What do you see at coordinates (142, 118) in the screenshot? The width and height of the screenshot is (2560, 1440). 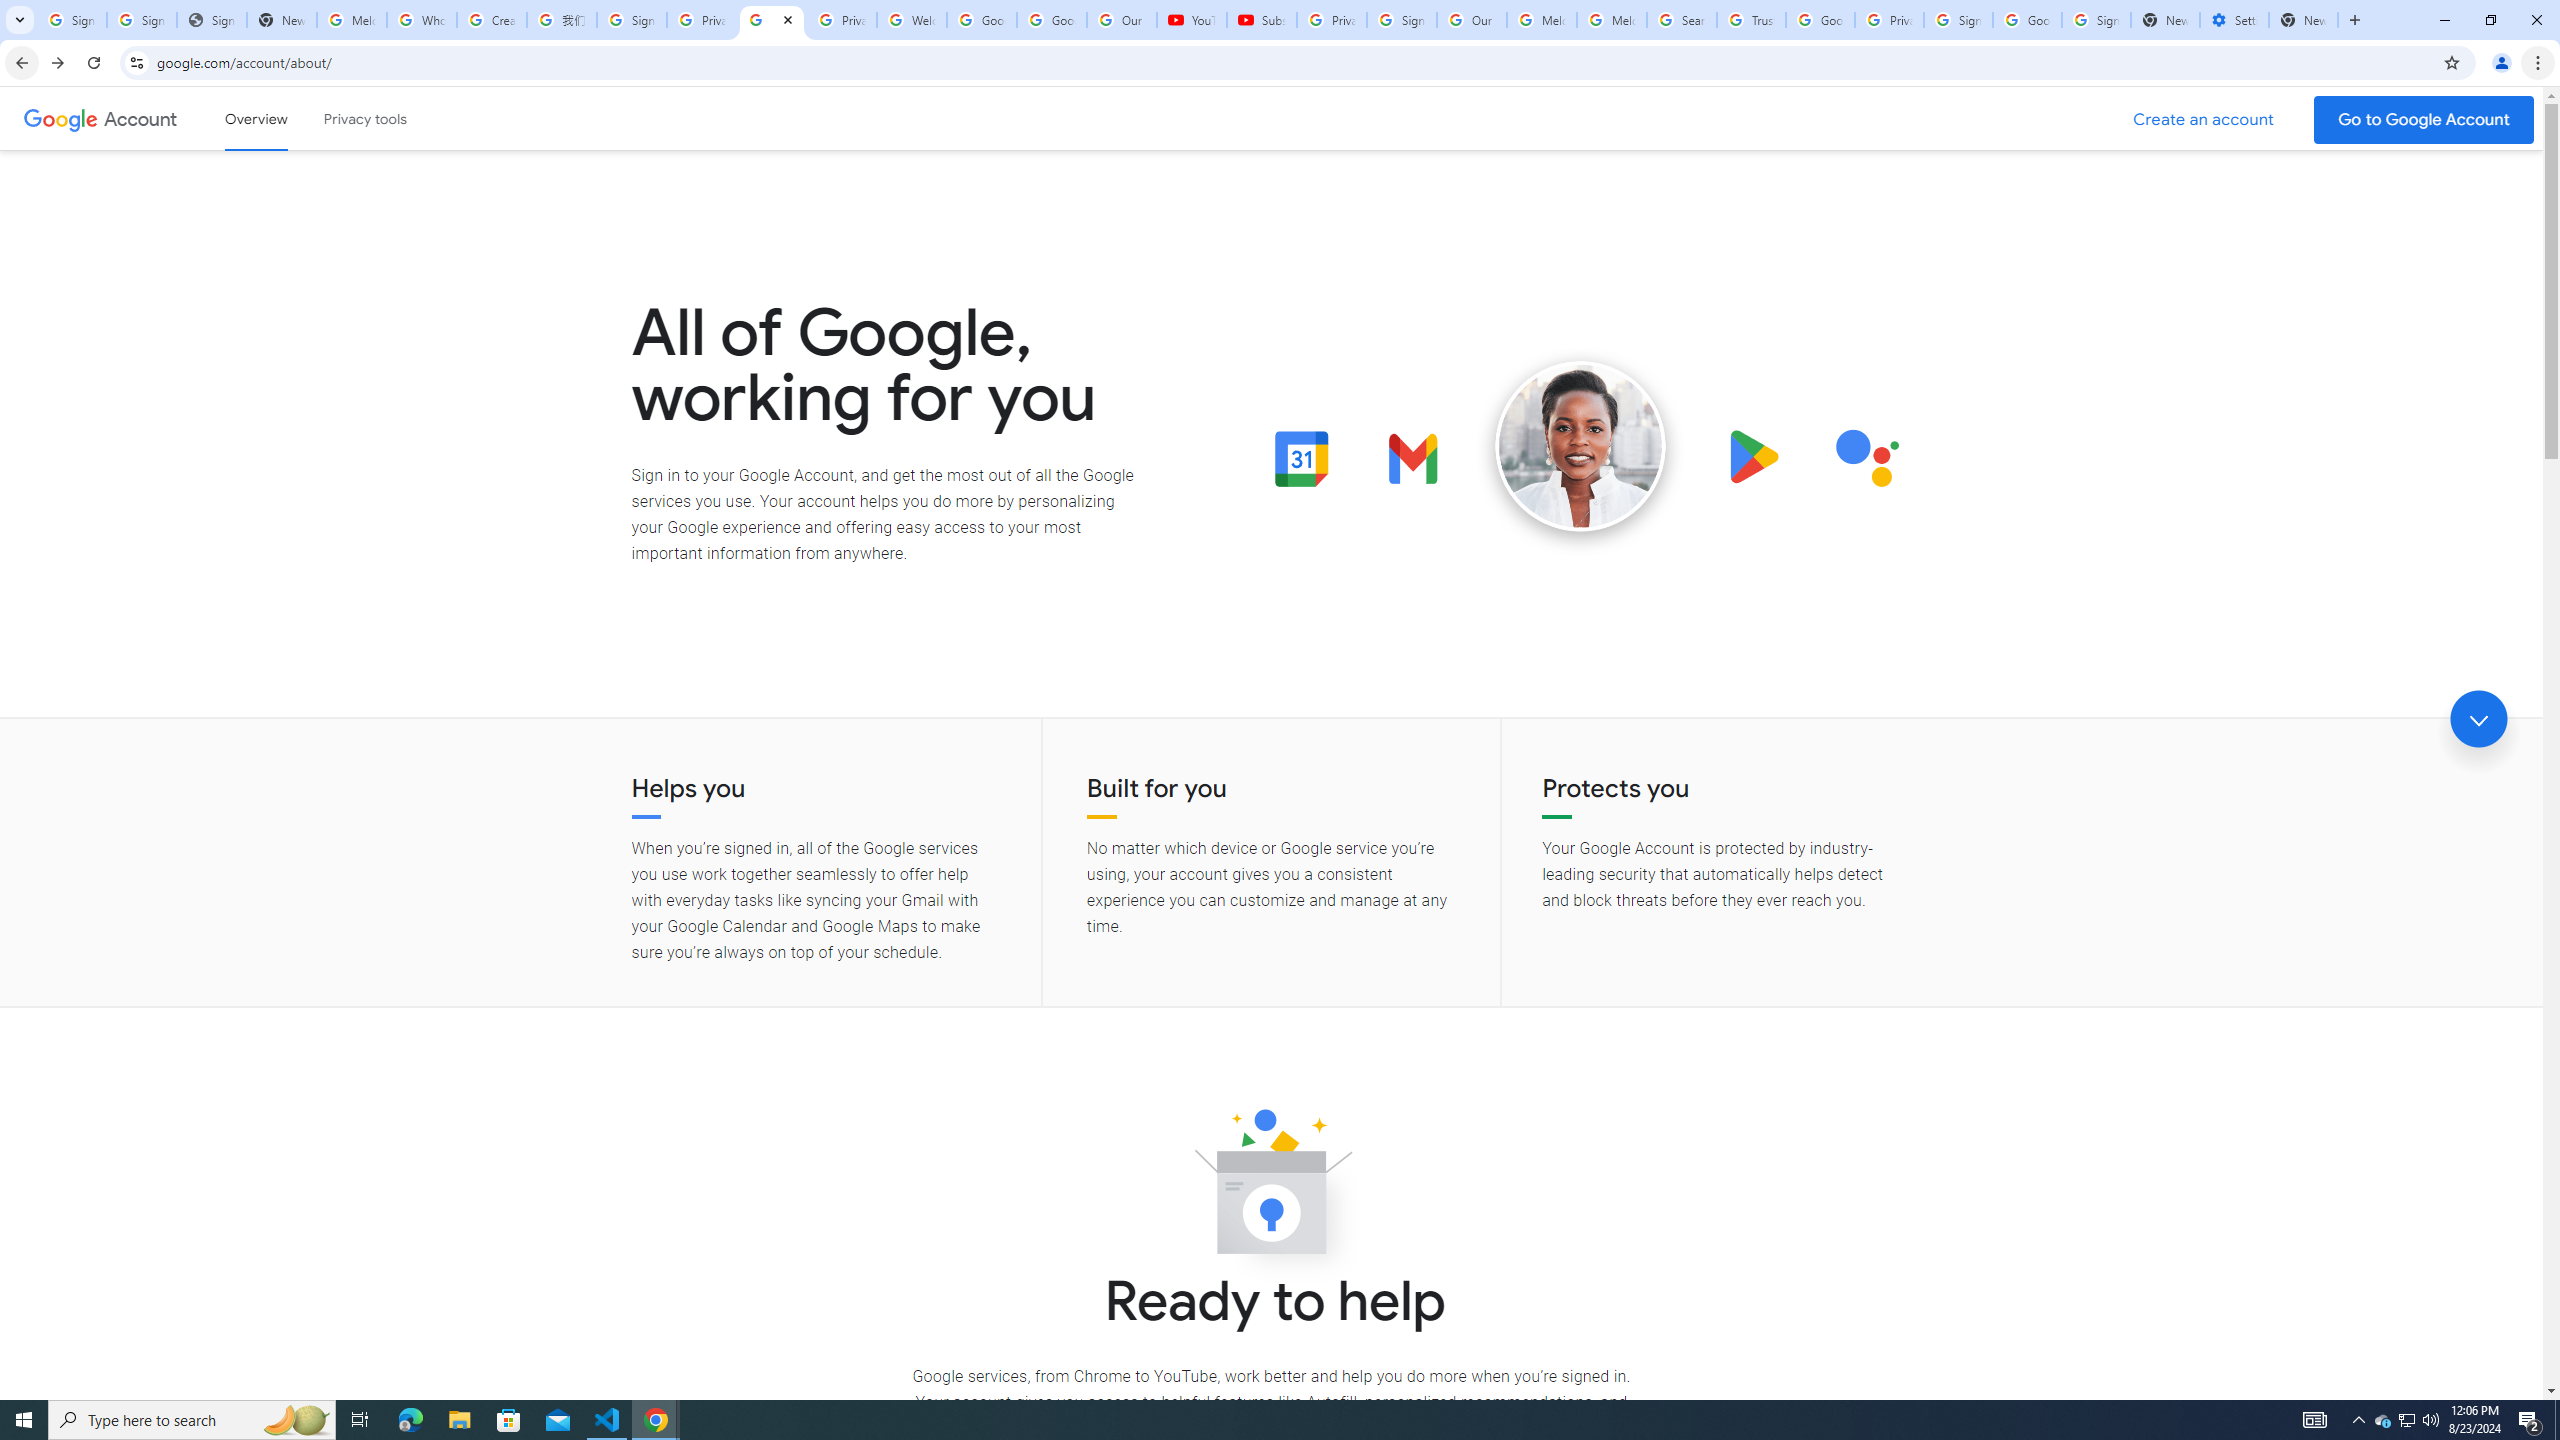 I see `'Google Account'` at bounding box center [142, 118].